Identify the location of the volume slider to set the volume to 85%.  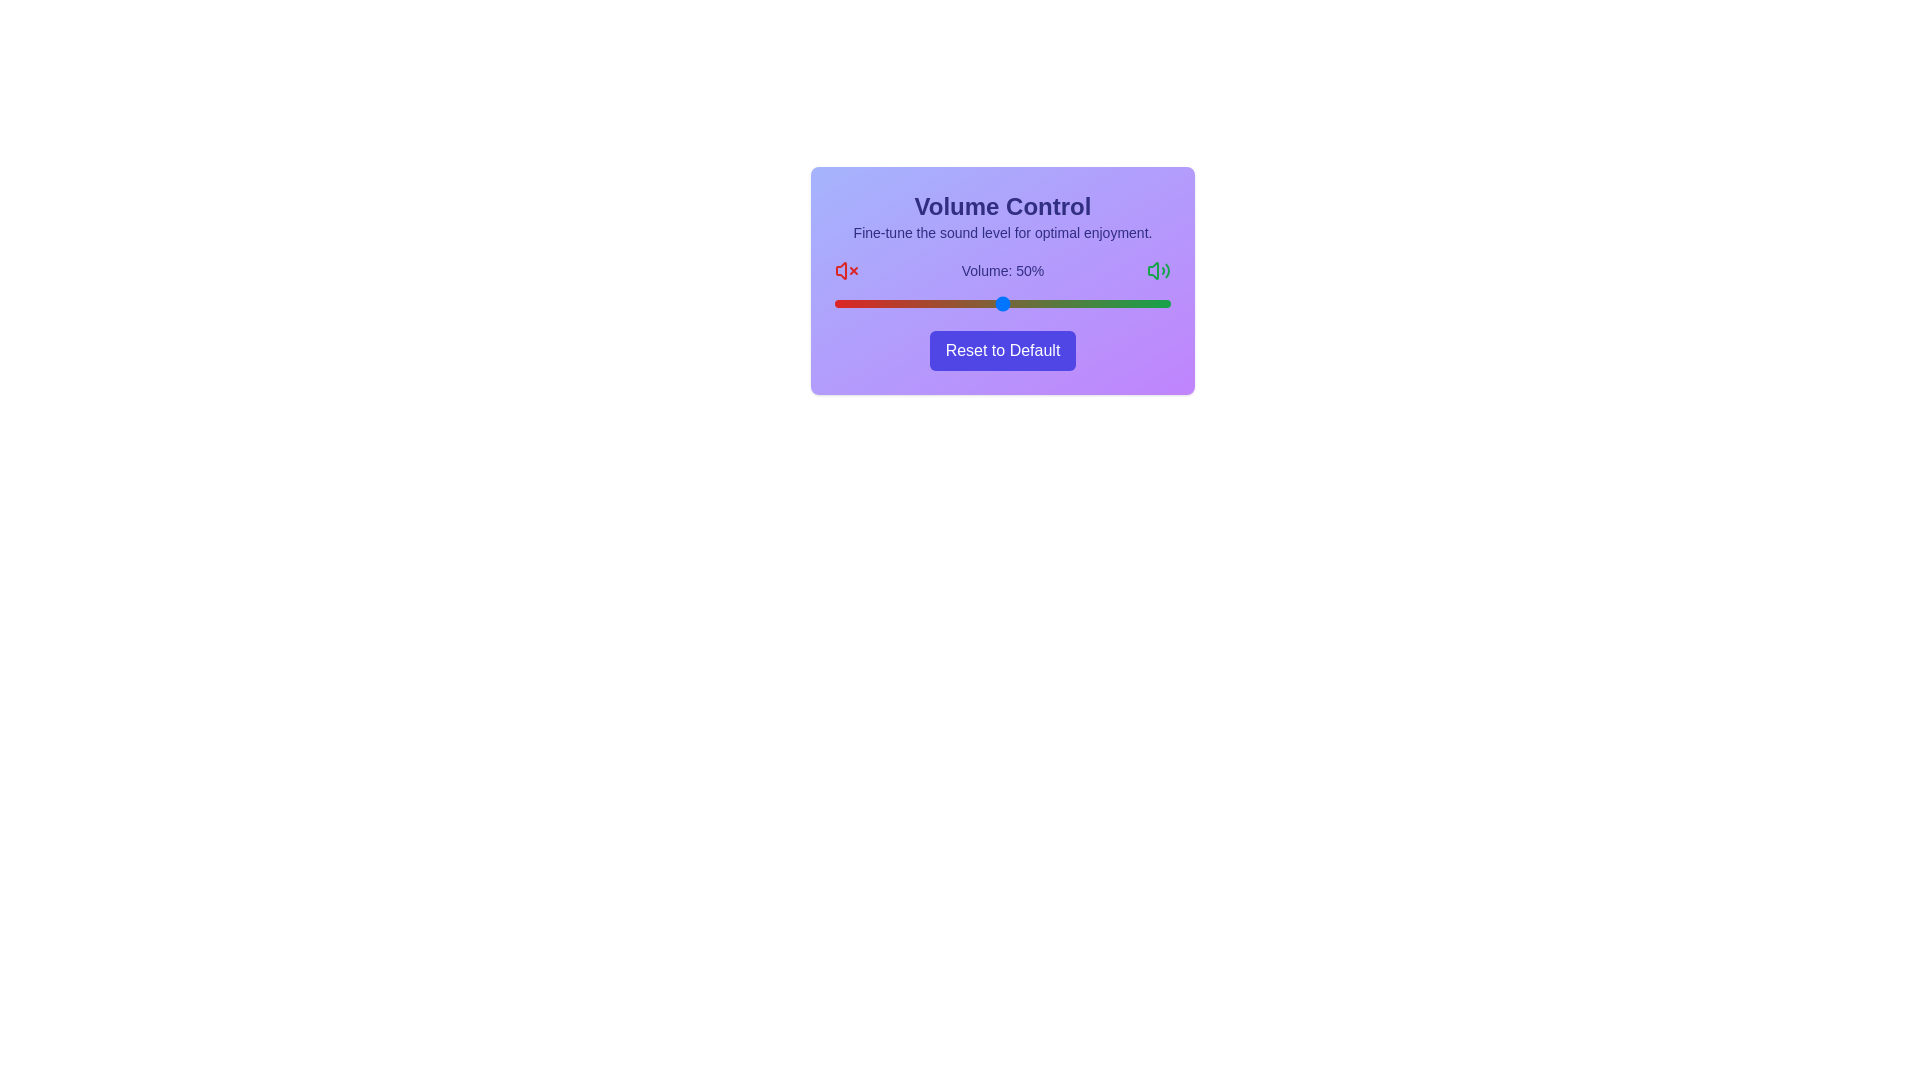
(1120, 304).